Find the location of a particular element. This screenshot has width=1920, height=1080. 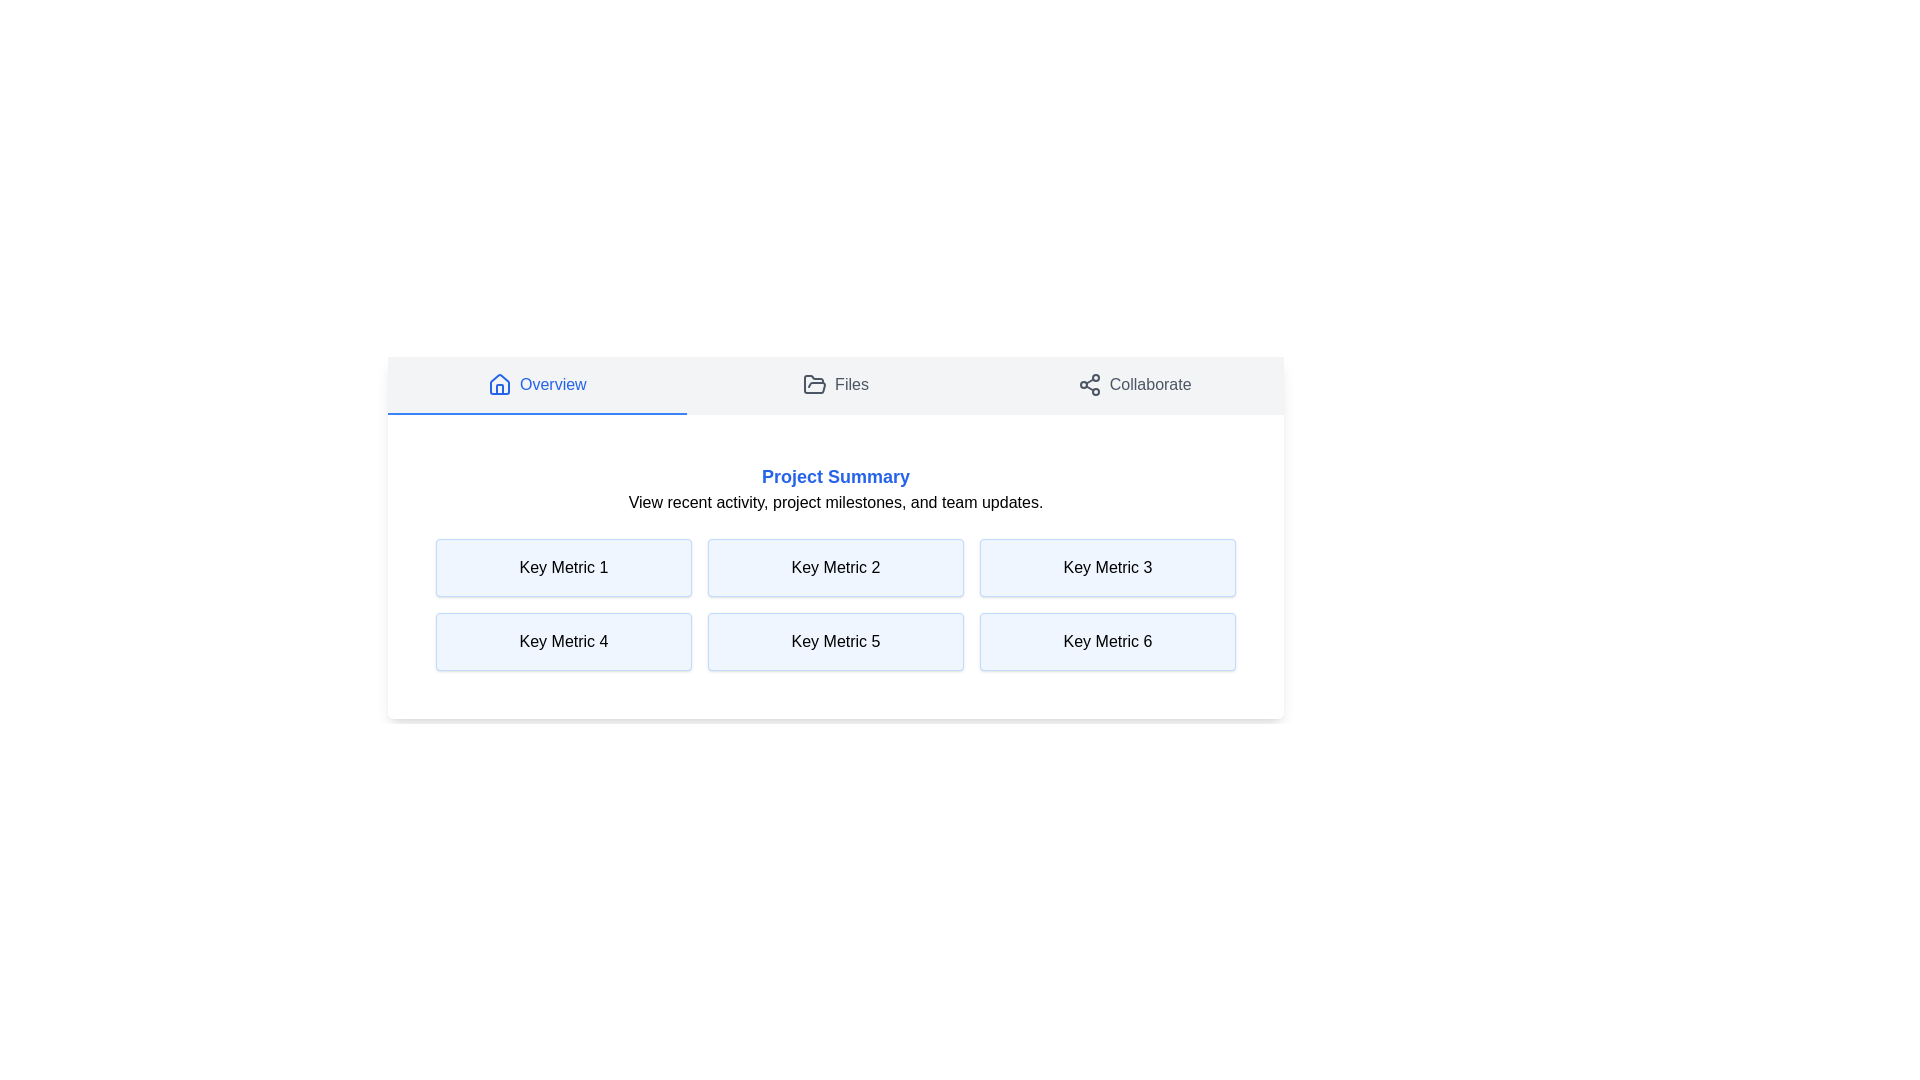

information displayed in the grid of informational cards located below the 'Project Summary' title, which consists of six rectangular blocks with a light blue background, containing titles like 'Key Metric 1', 'Key Metric 2', etc is located at coordinates (835, 604).